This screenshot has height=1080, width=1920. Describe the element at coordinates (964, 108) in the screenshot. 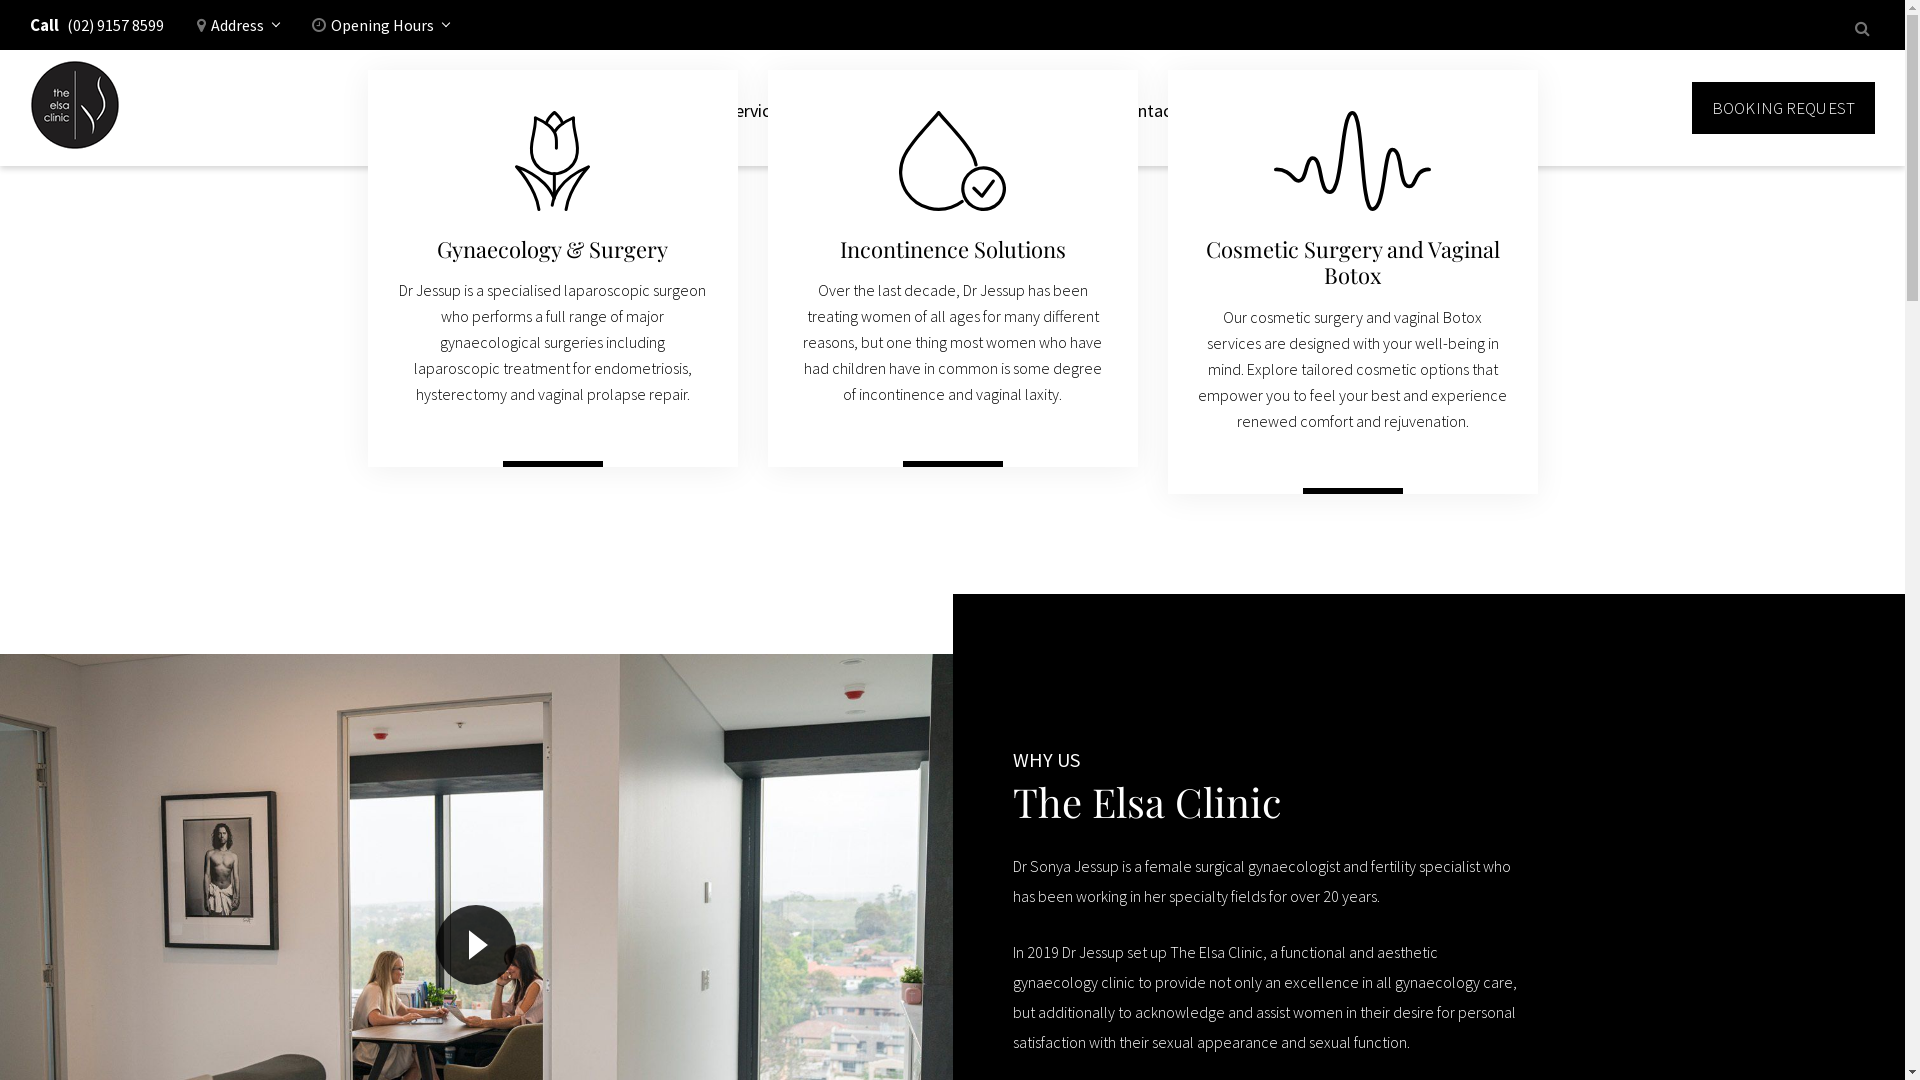

I see `'Our Team'` at that location.